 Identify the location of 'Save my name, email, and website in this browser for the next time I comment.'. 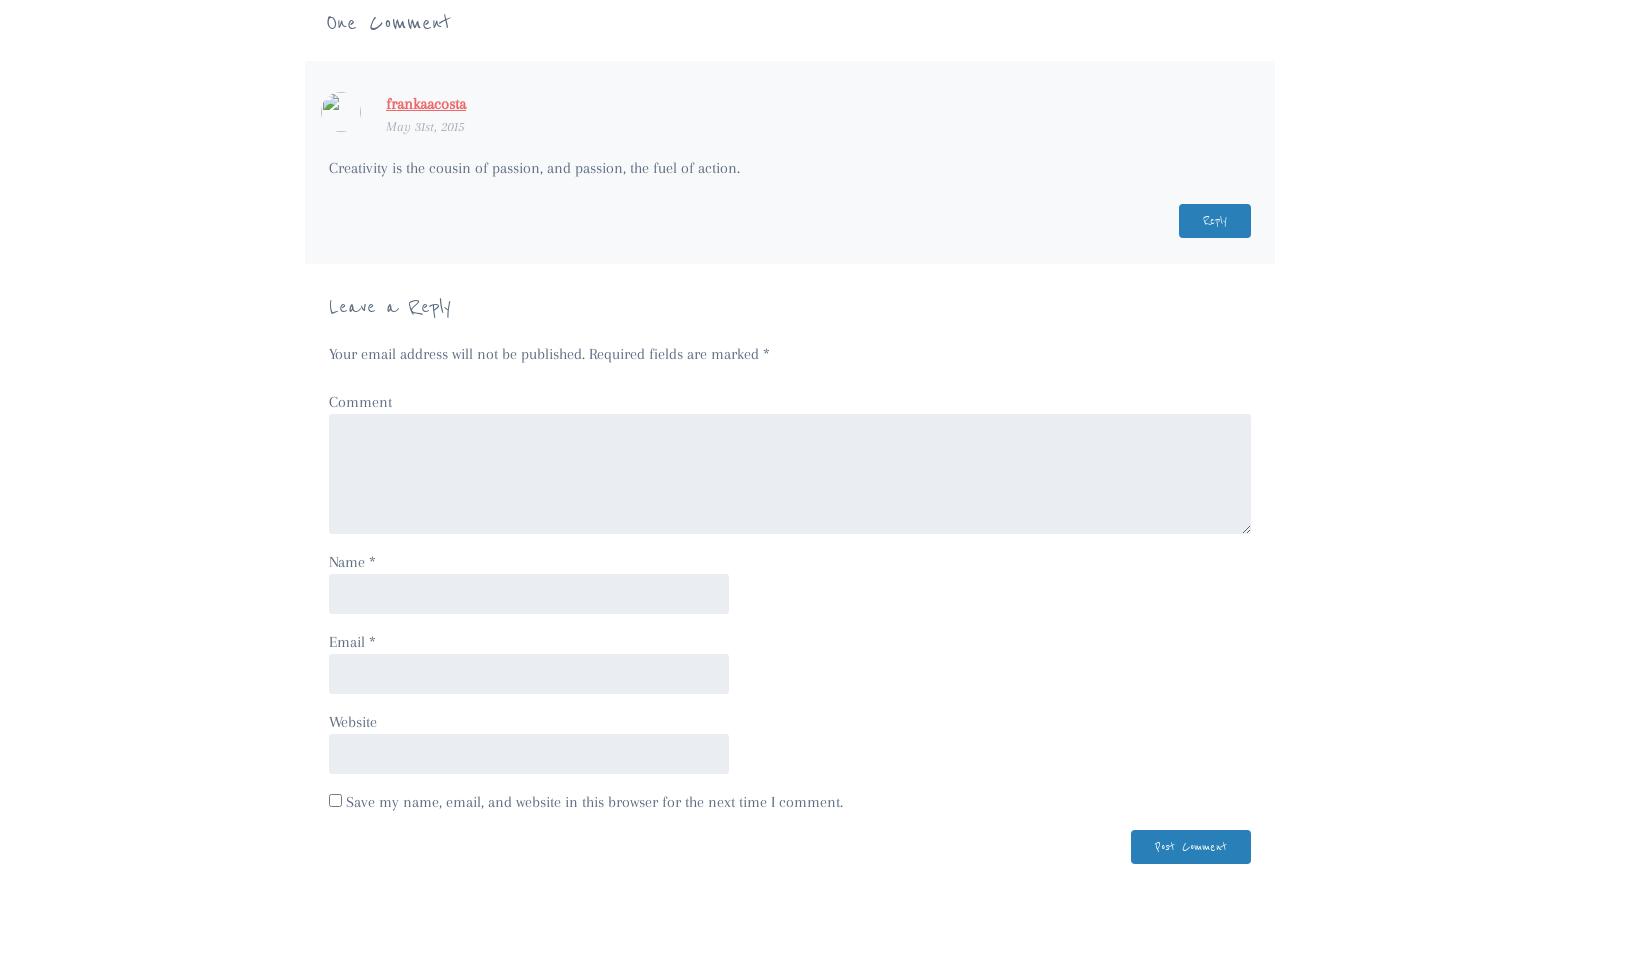
(593, 799).